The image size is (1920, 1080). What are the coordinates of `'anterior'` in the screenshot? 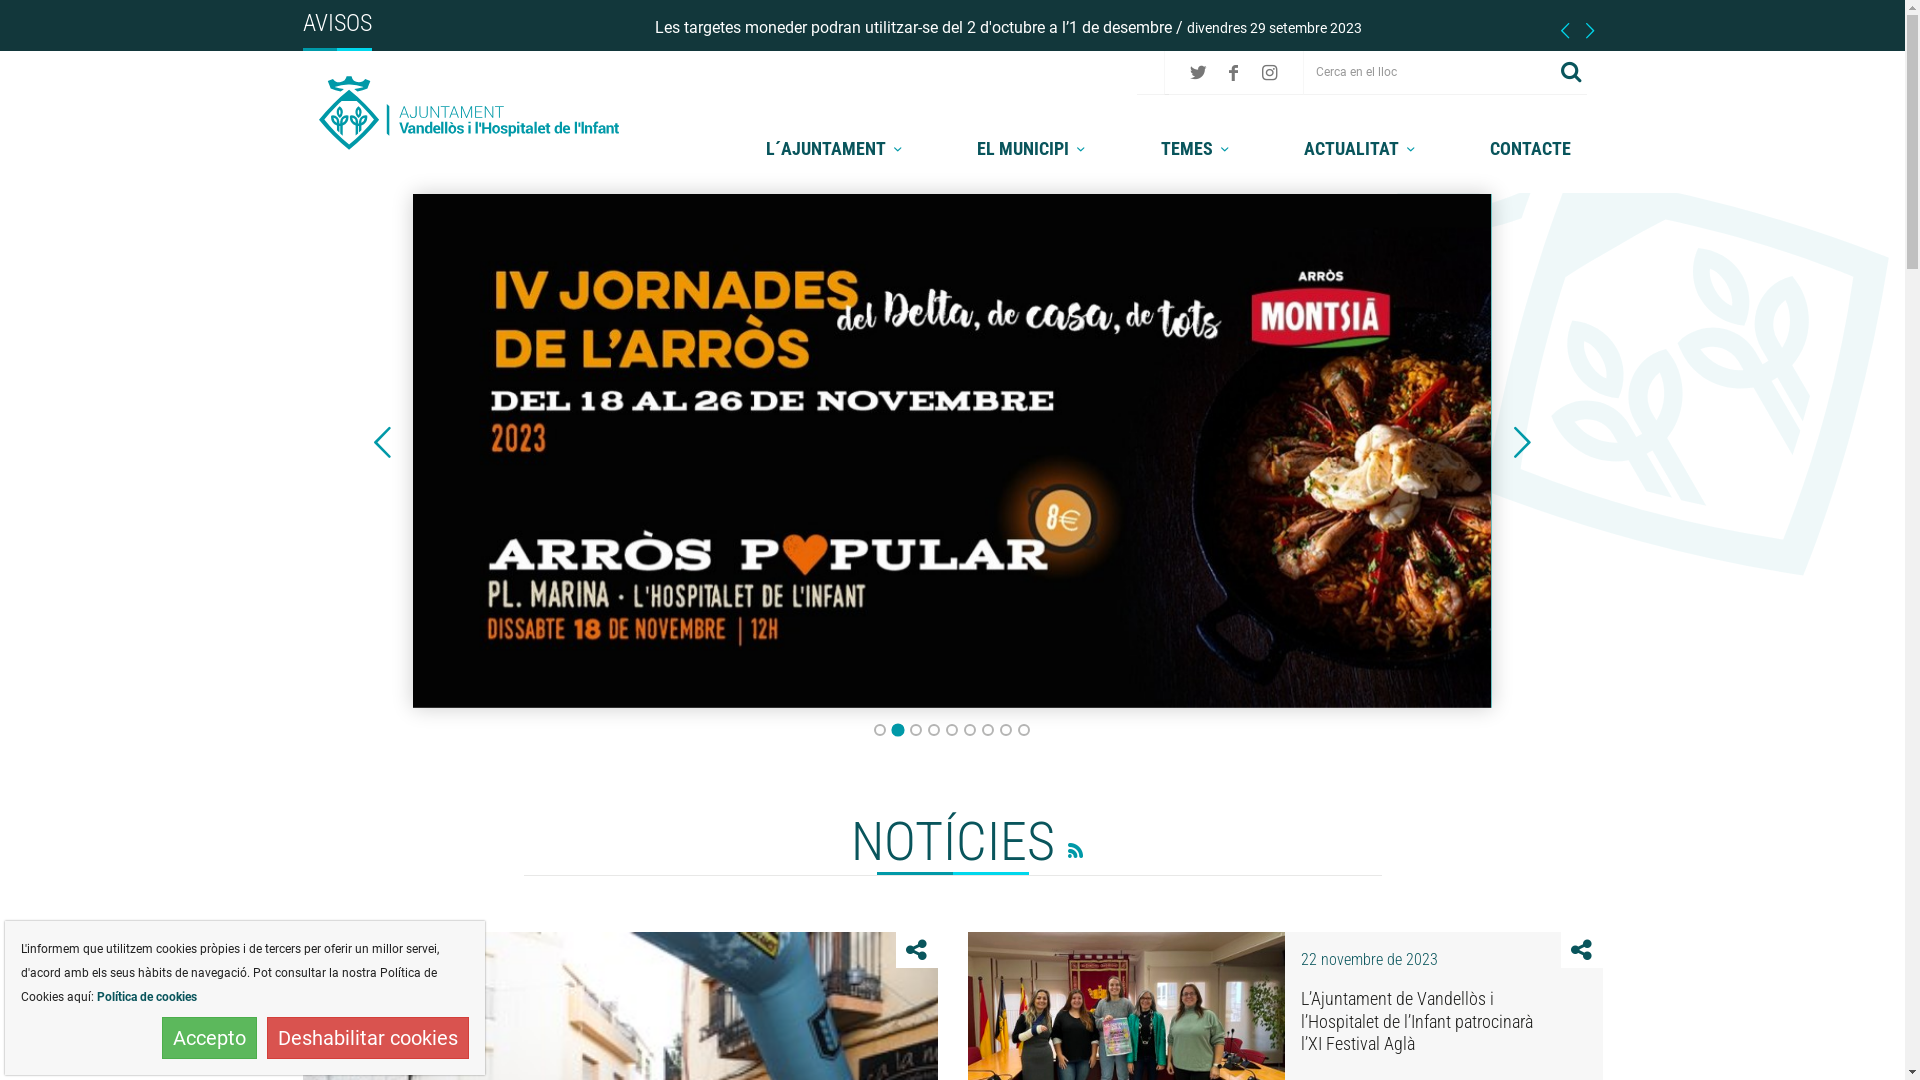 It's located at (382, 442).